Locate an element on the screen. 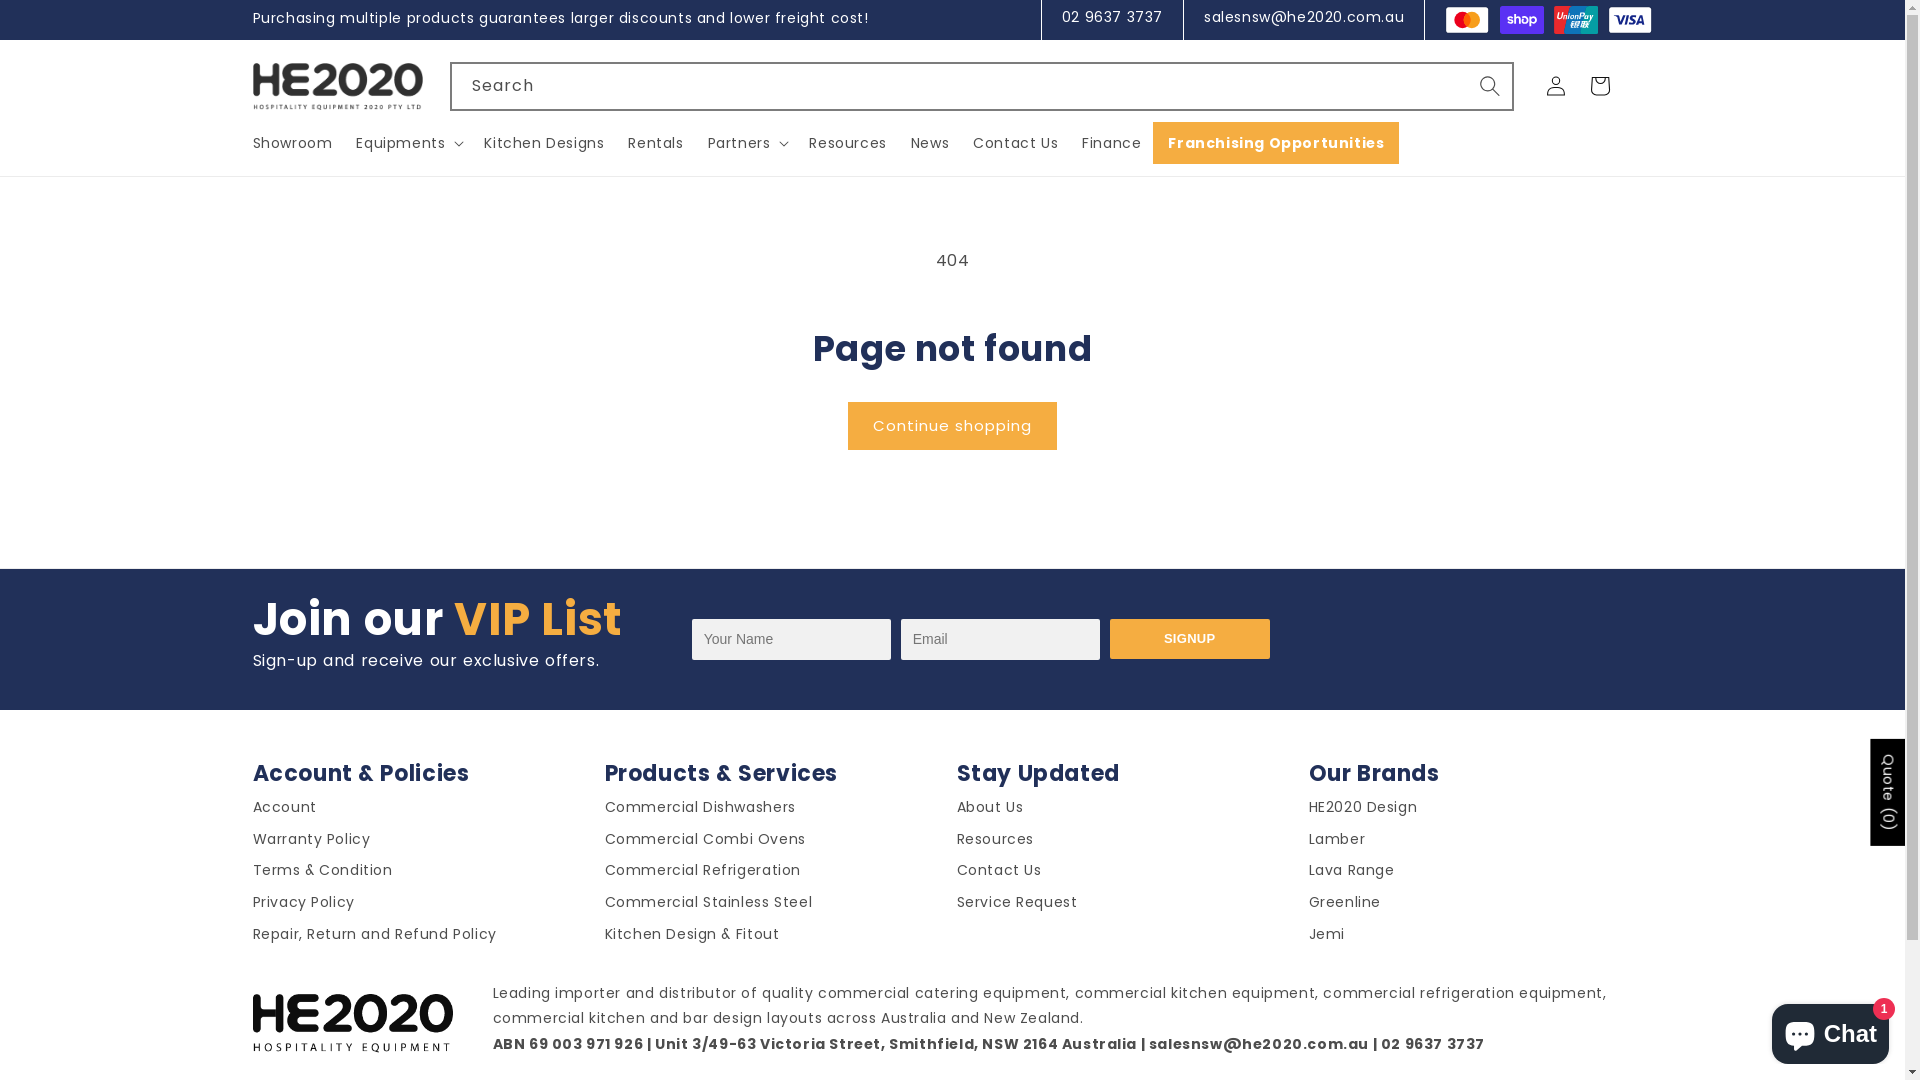 This screenshot has width=1920, height=1080. 'SIGNUP' is located at coordinates (1190, 639).